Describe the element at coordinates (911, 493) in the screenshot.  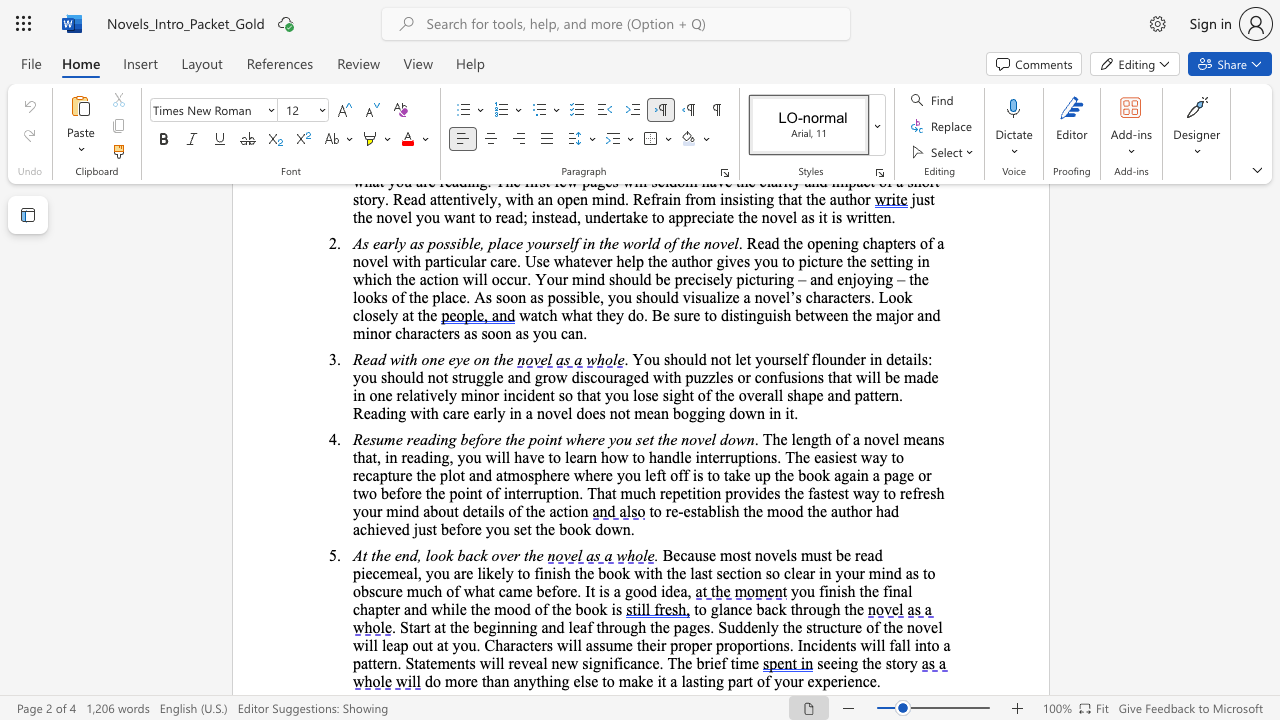
I see `the subset text "fresh yo" within the text "the fastest way to refresh your mind about details of the action"` at that location.